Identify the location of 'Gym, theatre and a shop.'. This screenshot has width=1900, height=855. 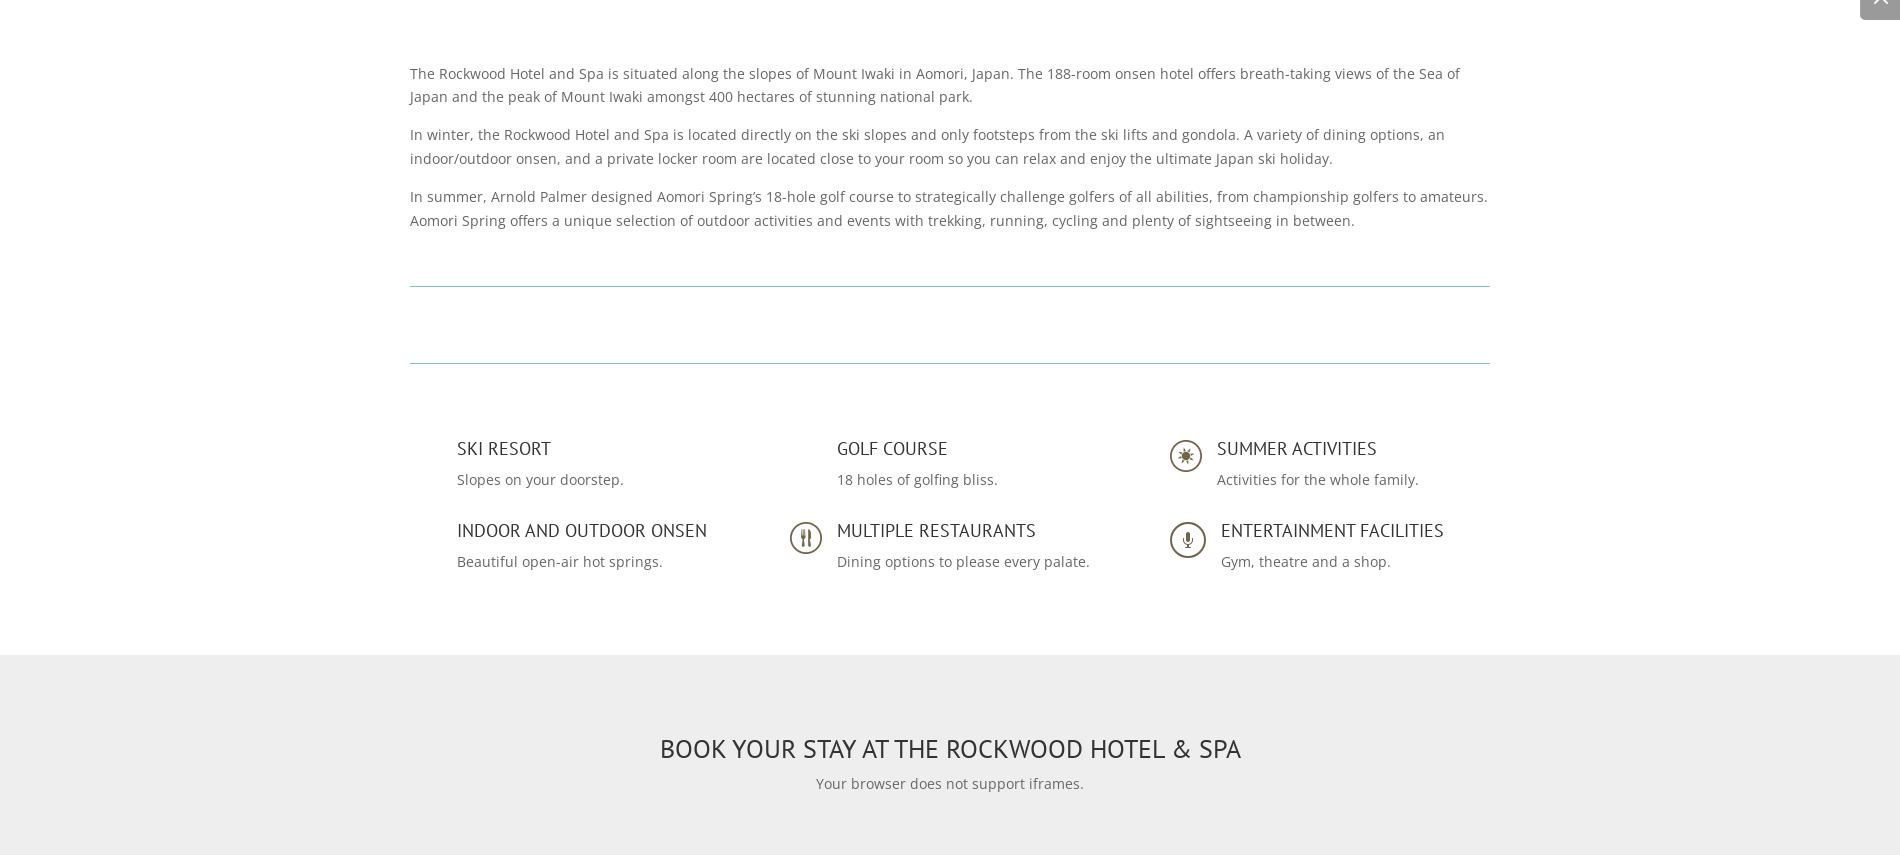
(1218, 559).